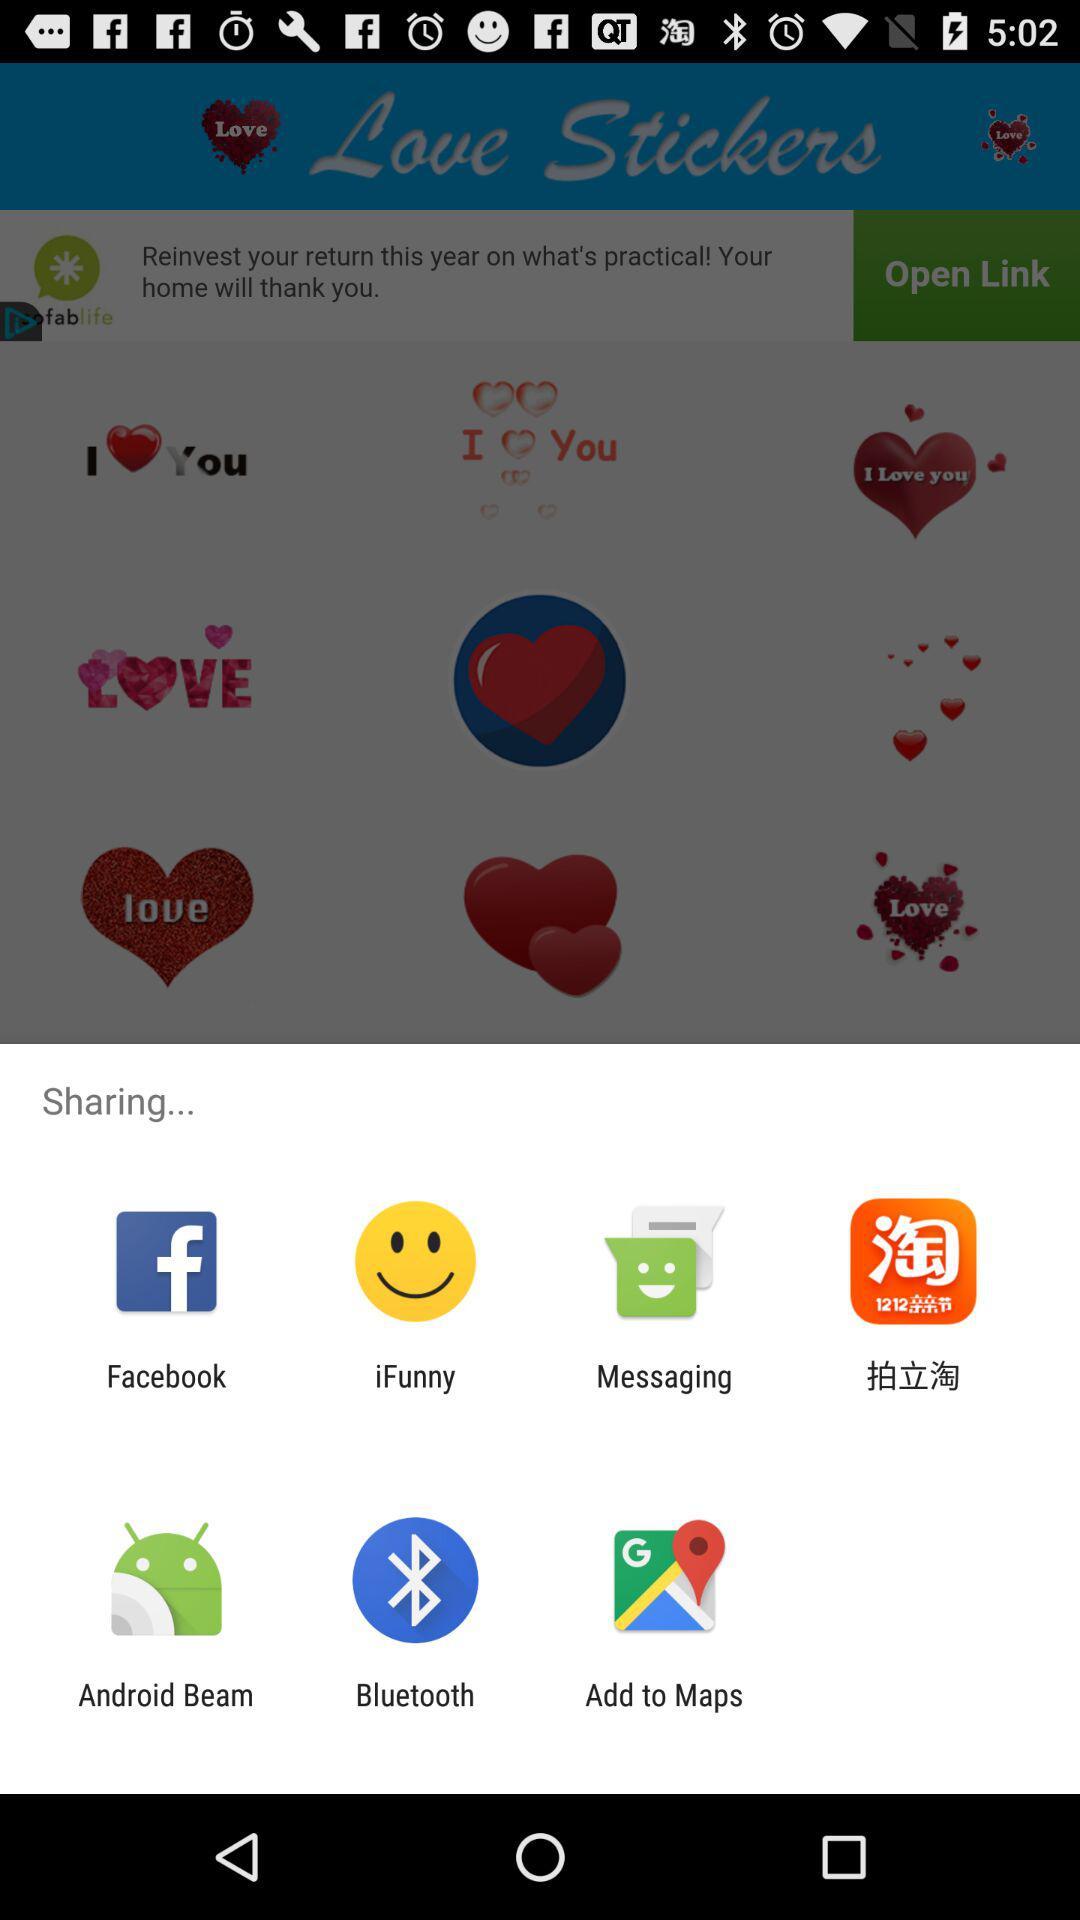  What do you see at coordinates (913, 1392) in the screenshot?
I see `the icon next to messaging` at bounding box center [913, 1392].